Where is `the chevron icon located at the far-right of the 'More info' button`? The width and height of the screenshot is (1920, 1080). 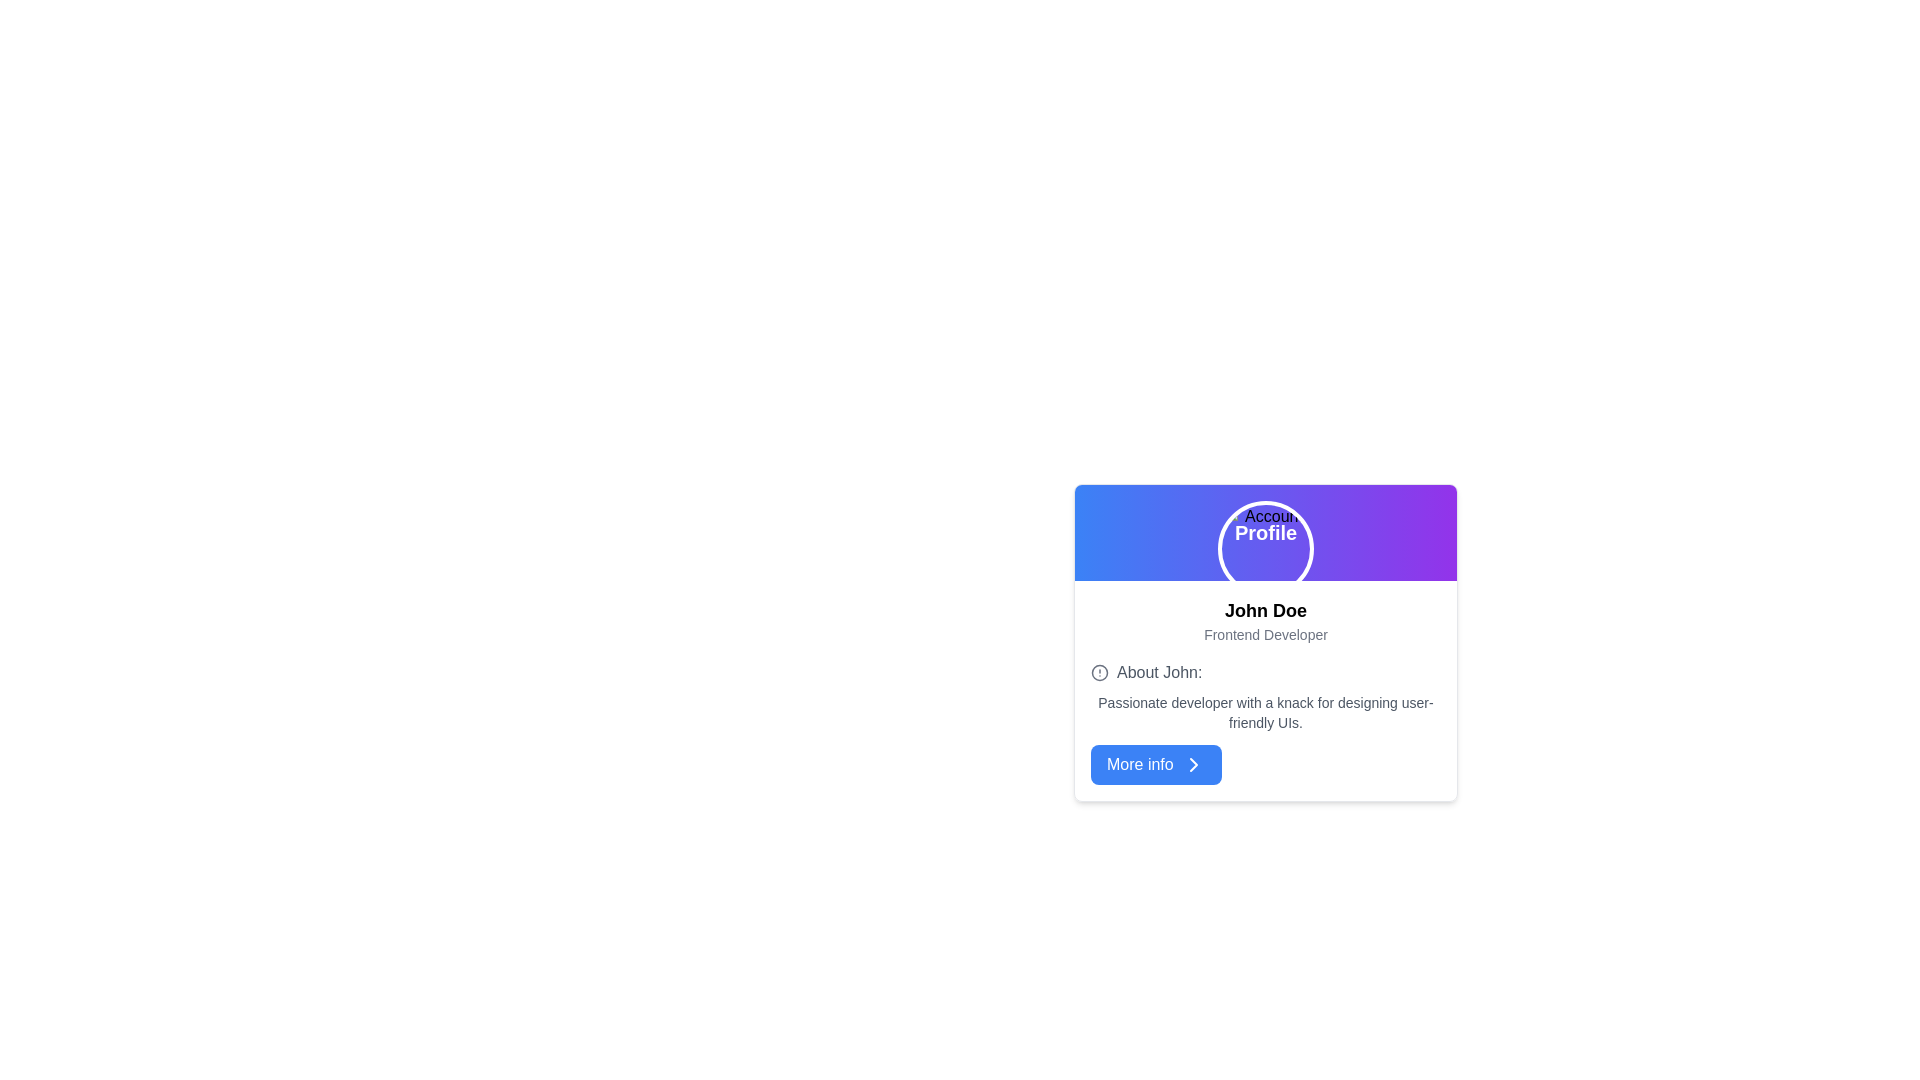 the chevron icon located at the far-right of the 'More info' button is located at coordinates (1193, 764).